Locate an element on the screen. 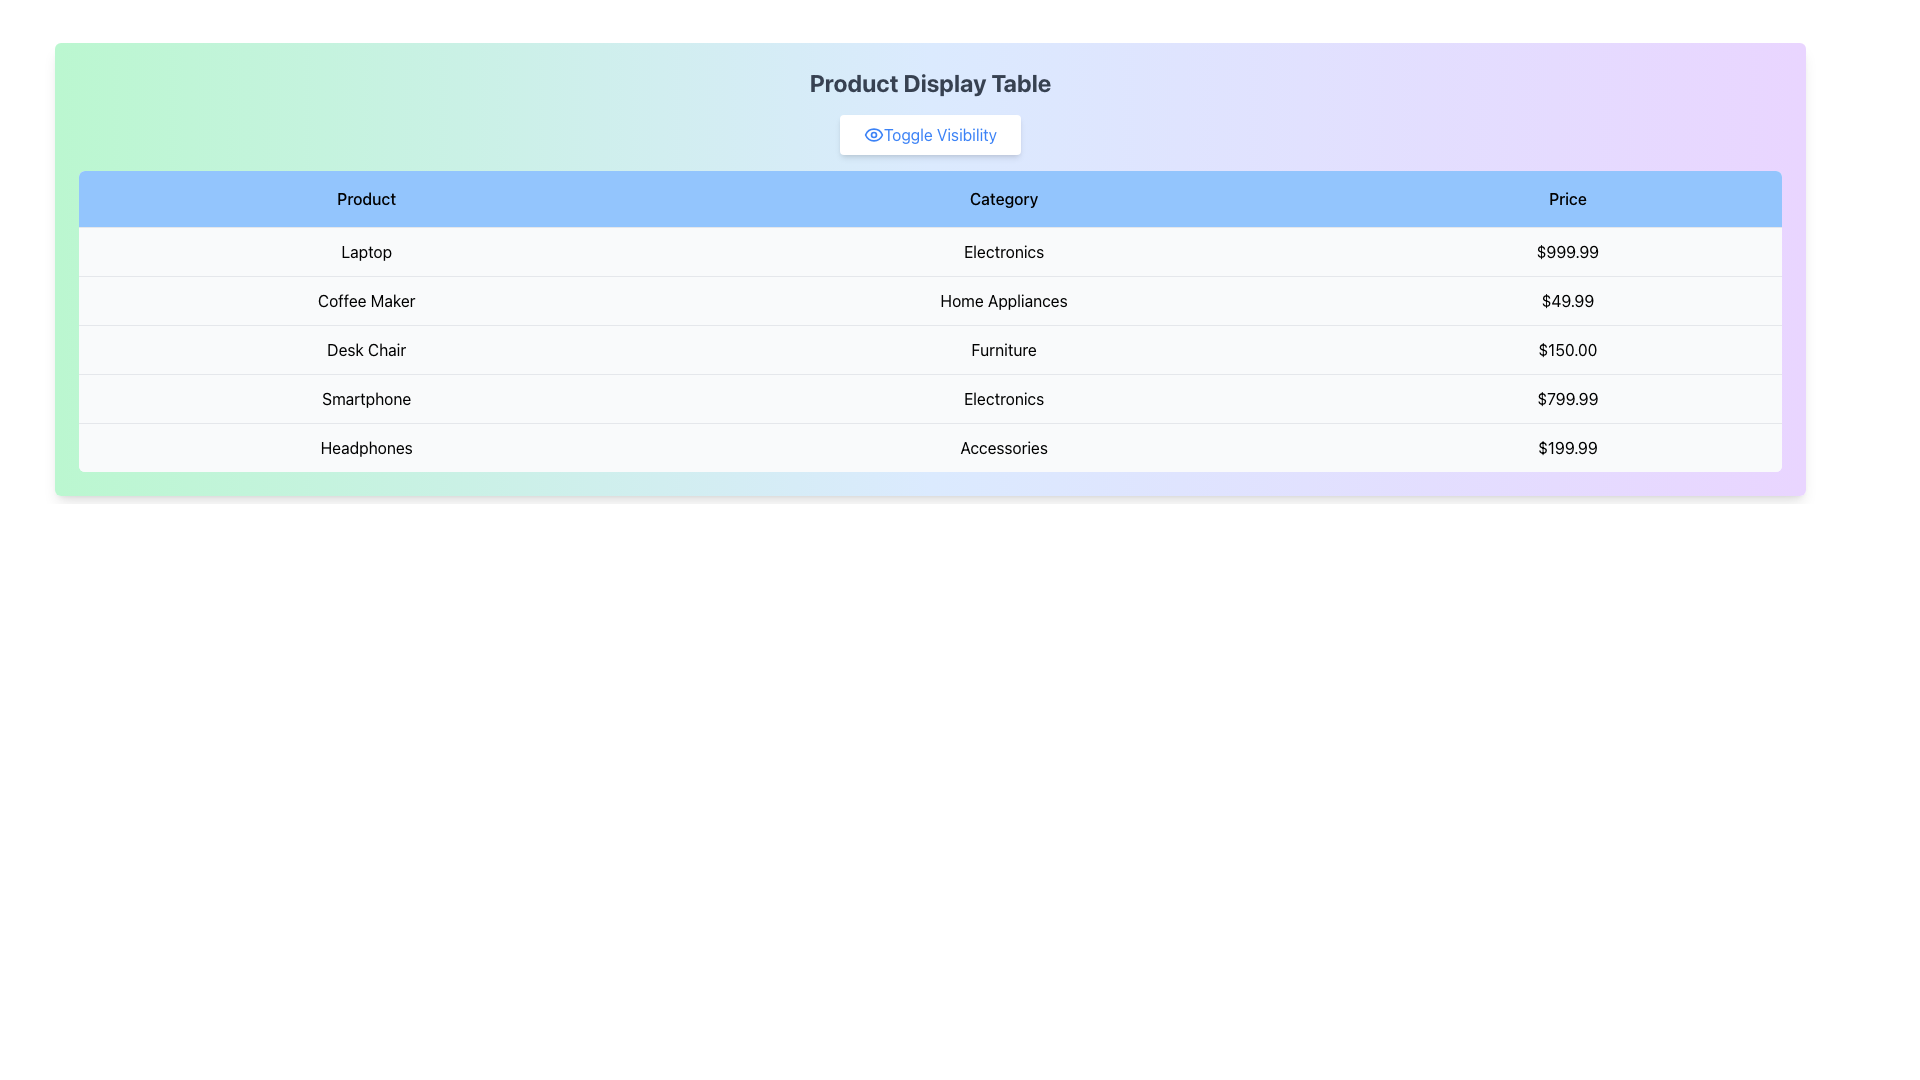  the static text element displaying the category 'Accessories' in the second column of the row labeled 'Headphones' in the table layout is located at coordinates (1004, 446).